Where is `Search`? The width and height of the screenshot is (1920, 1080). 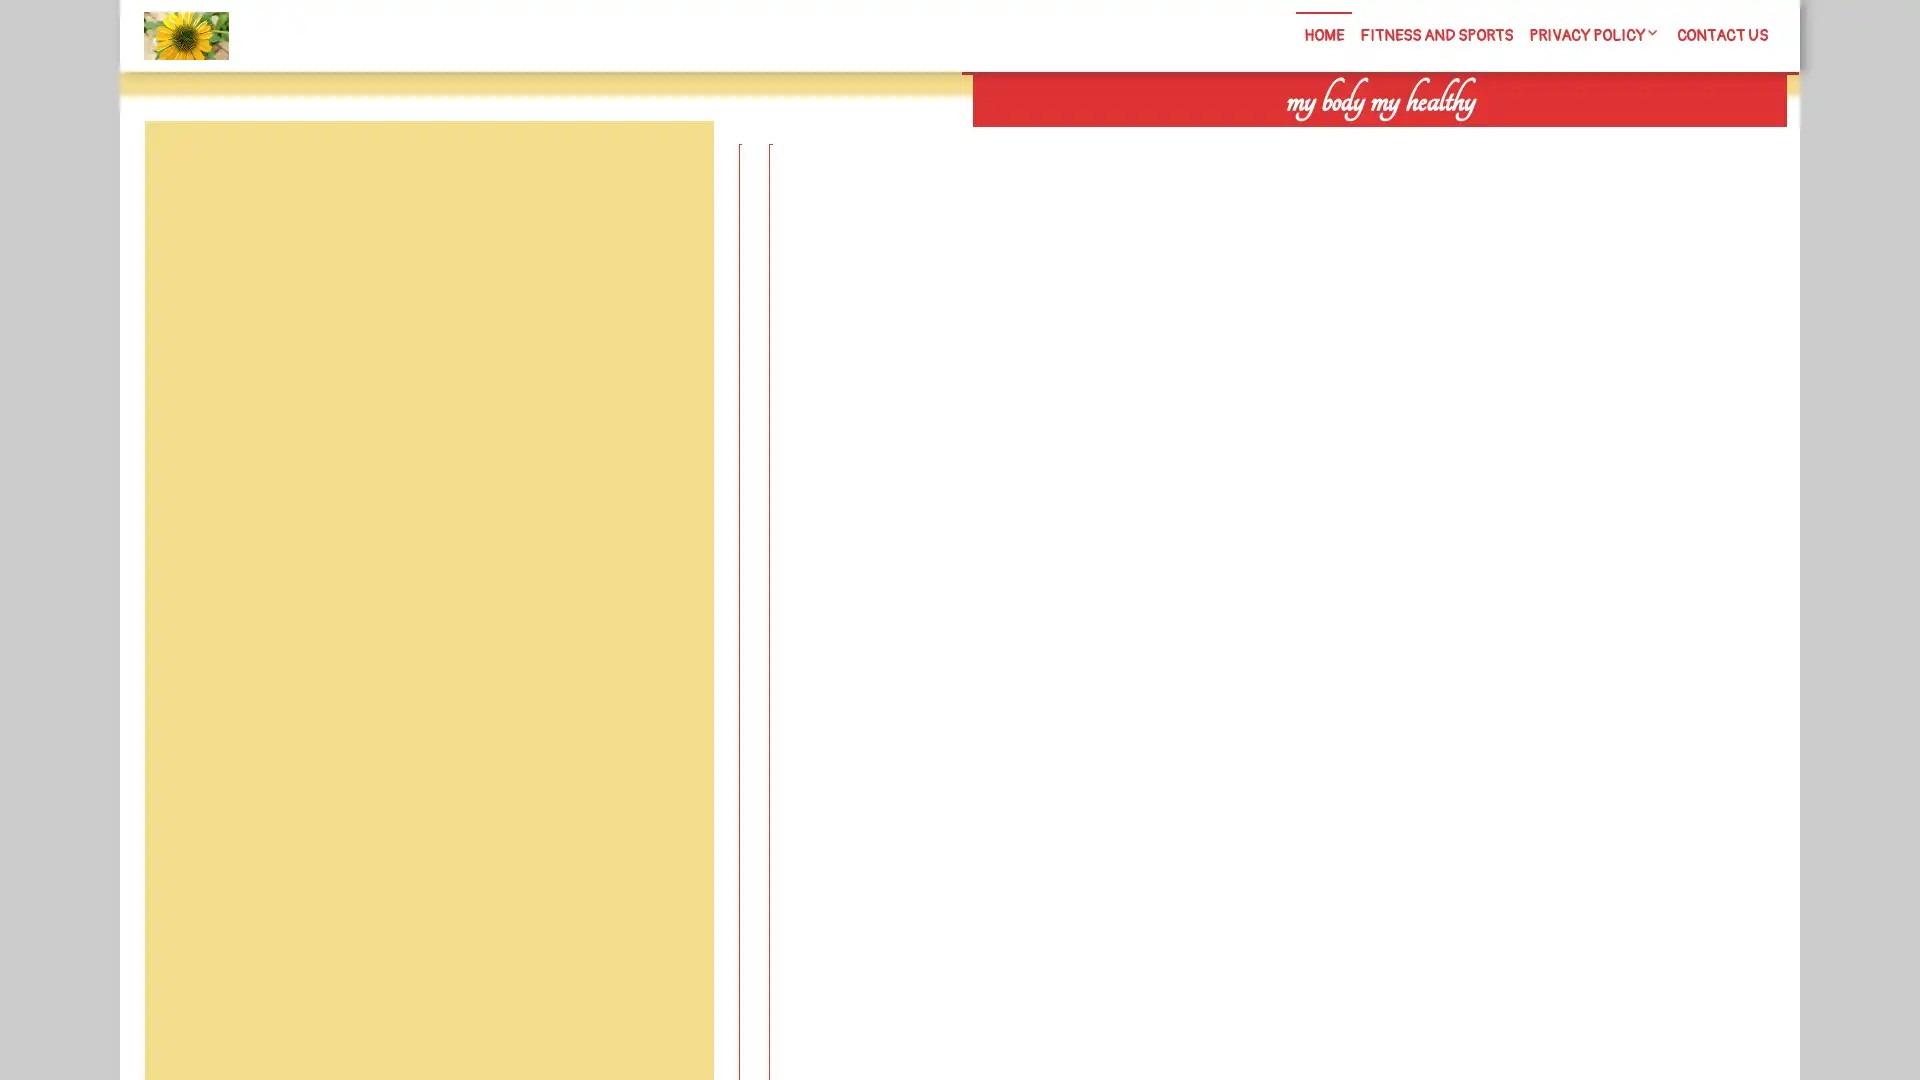 Search is located at coordinates (1557, 140).